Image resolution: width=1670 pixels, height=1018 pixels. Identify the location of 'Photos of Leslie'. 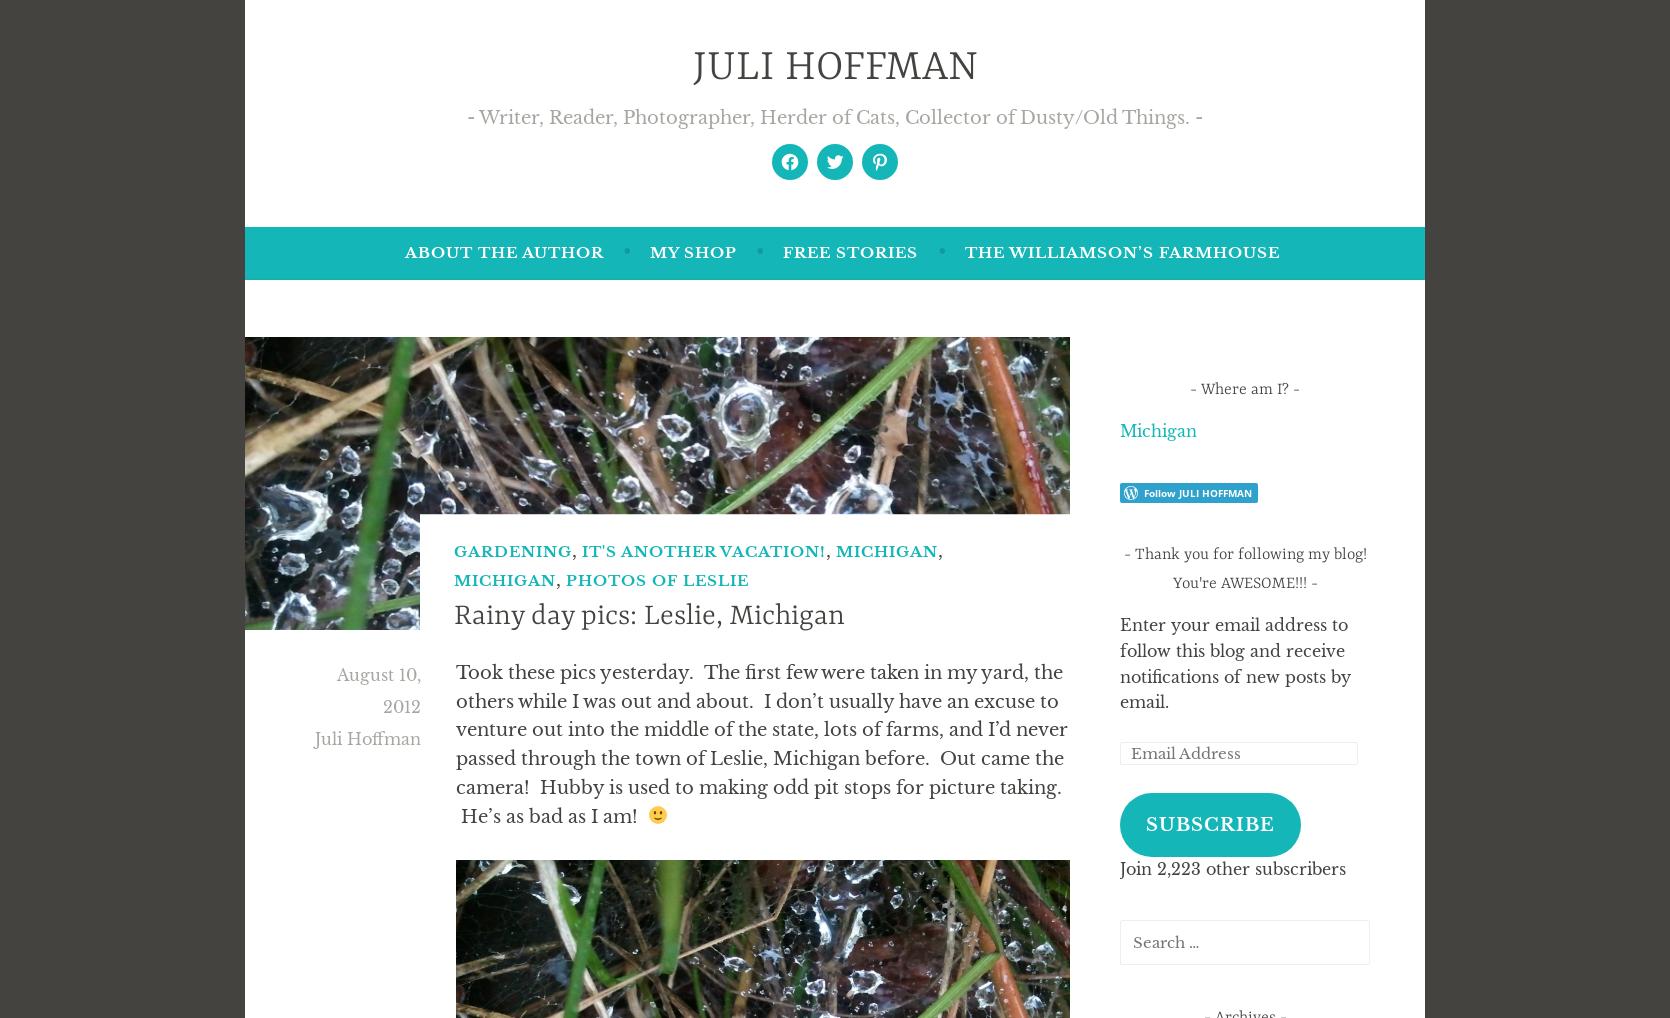
(565, 580).